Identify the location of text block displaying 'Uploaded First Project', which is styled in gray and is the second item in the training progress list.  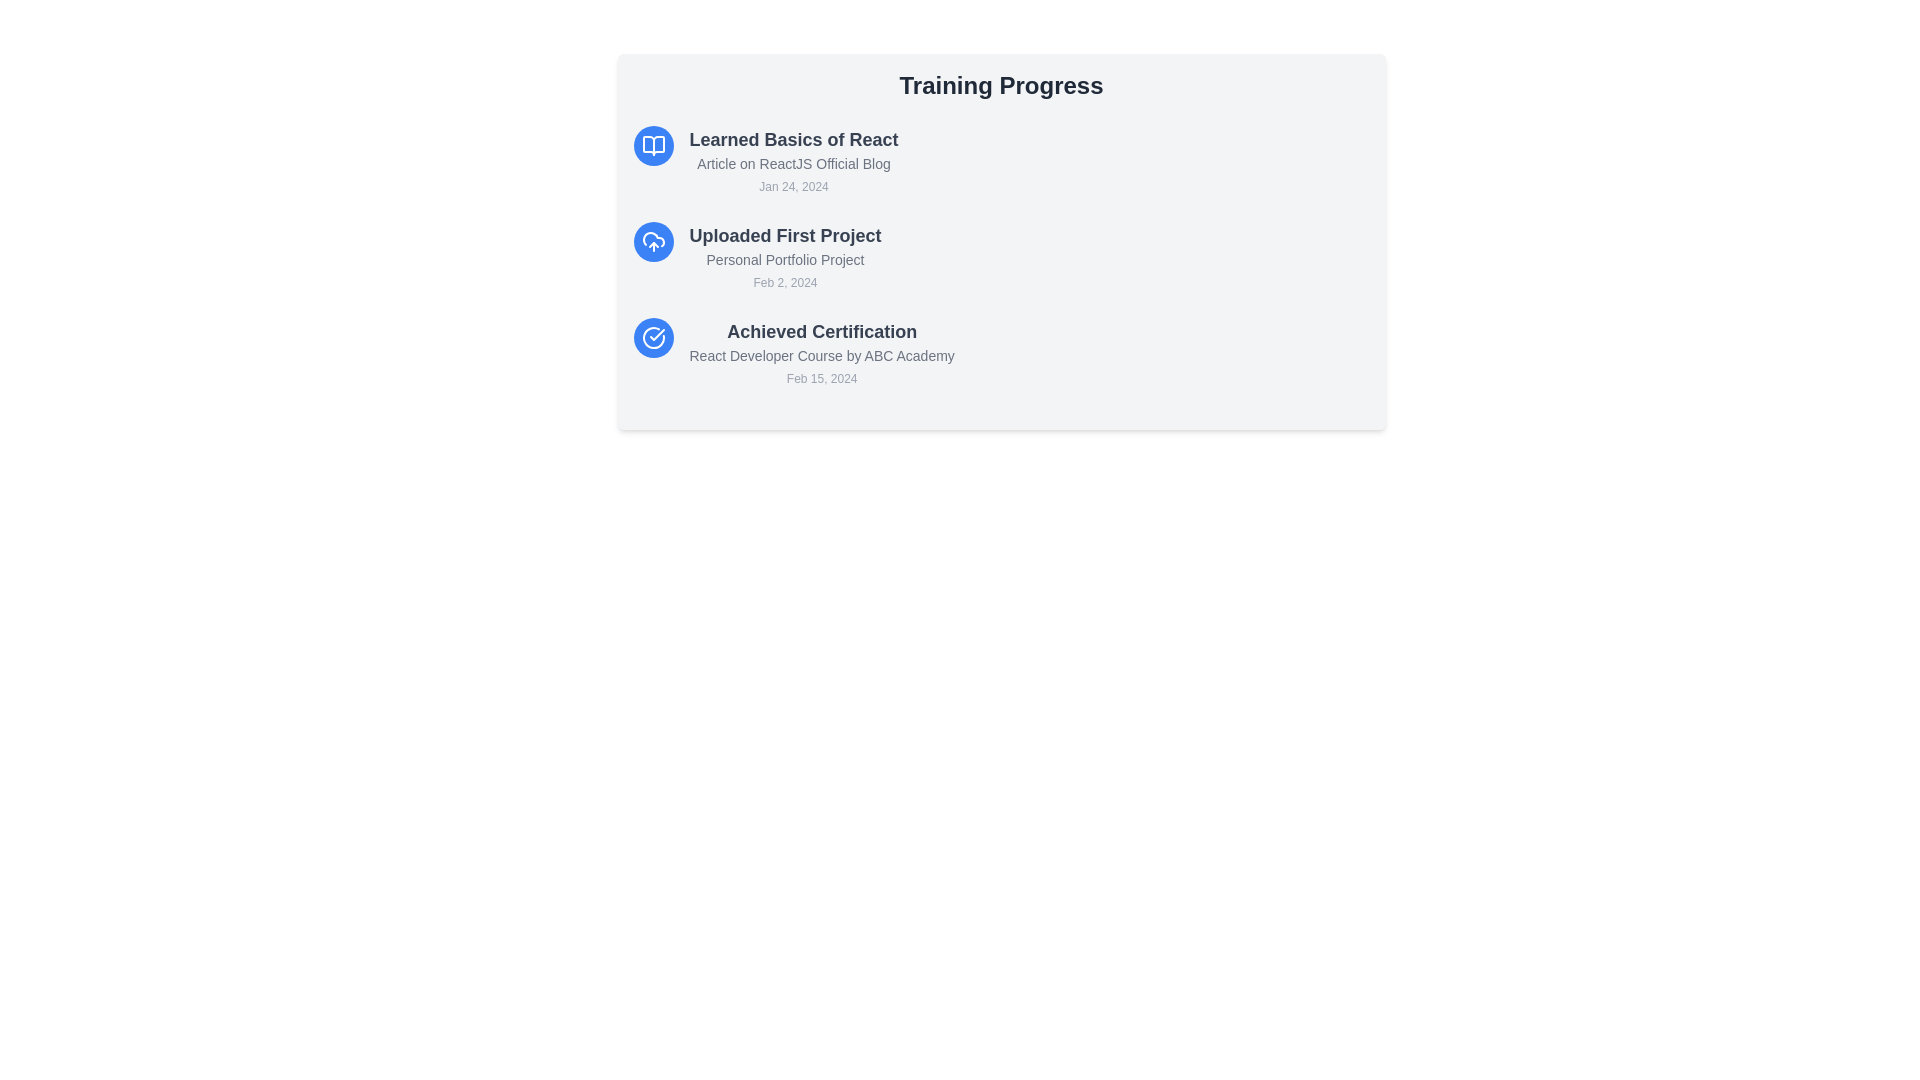
(784, 234).